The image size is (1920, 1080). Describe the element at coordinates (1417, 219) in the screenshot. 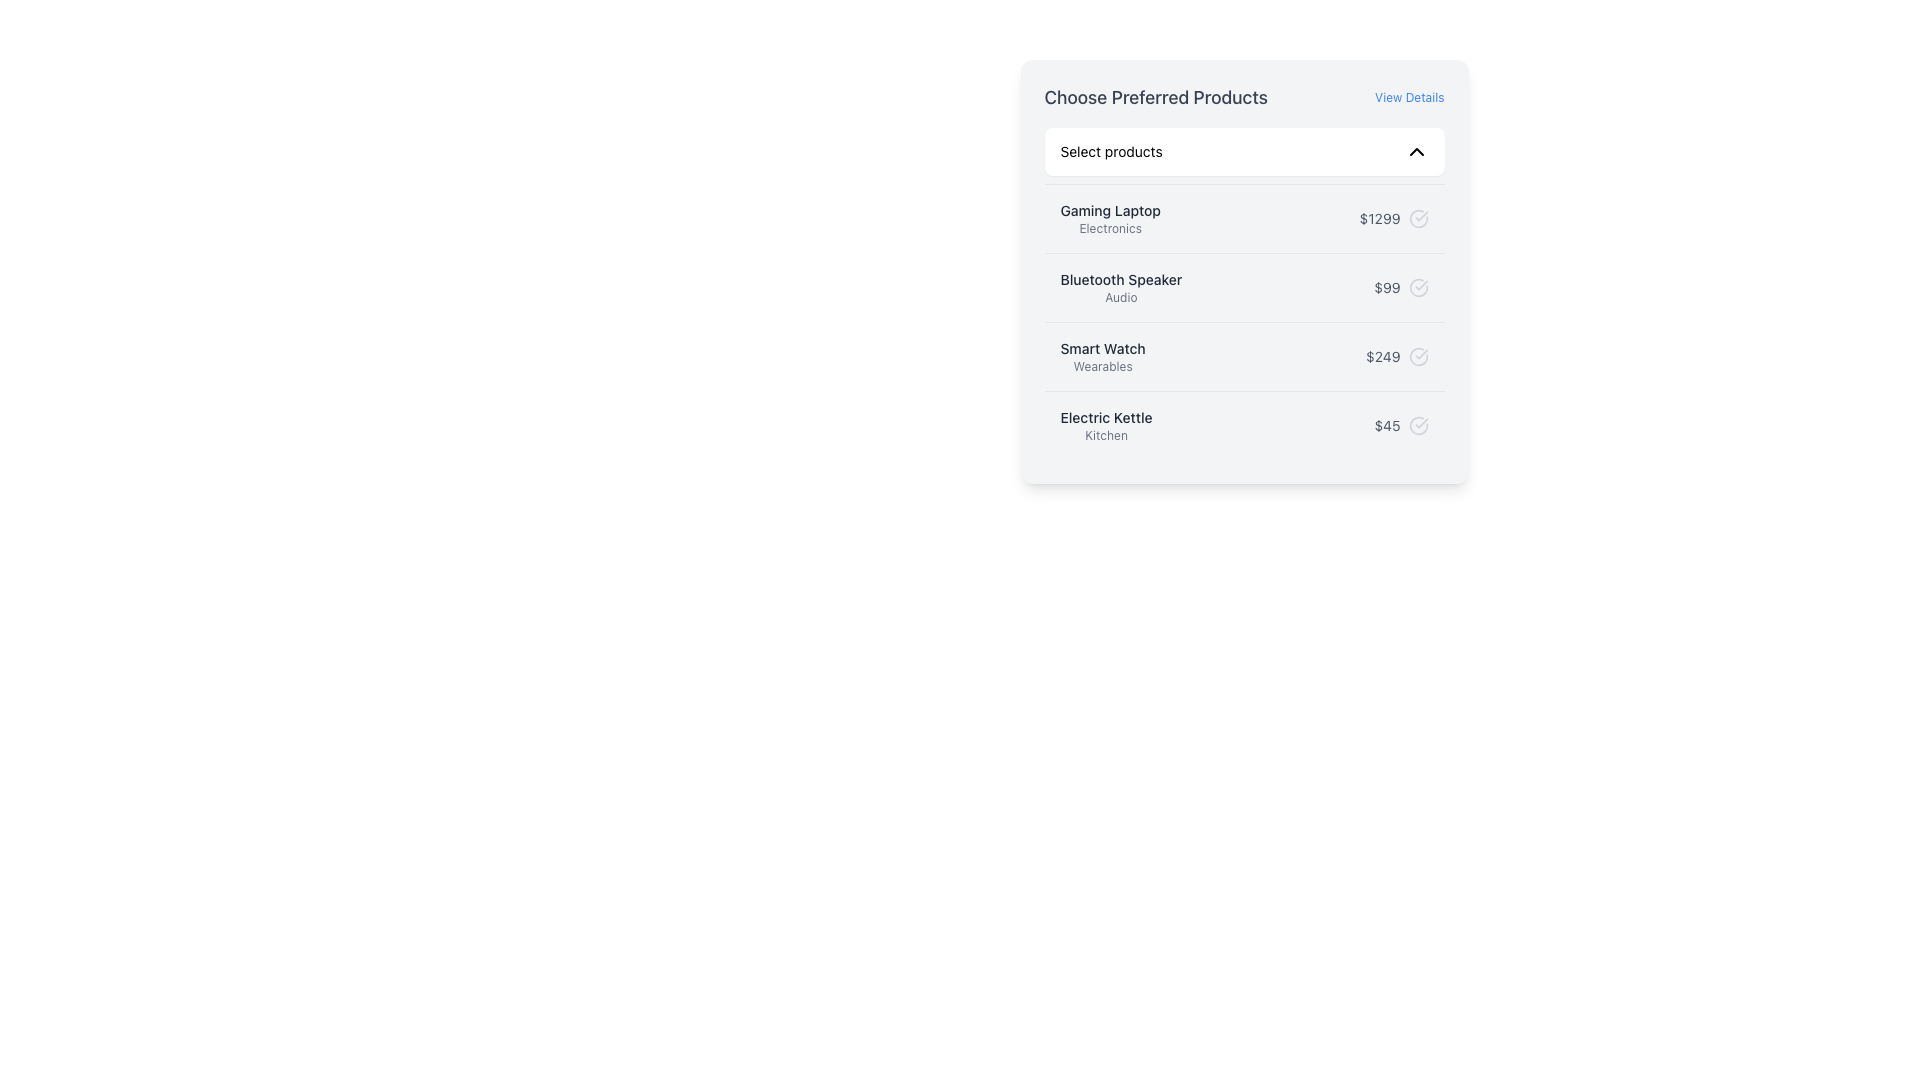

I see `the circular status indicator icon with a checkmark next to the price of the 'Gaming Laptop' in the product list` at that location.